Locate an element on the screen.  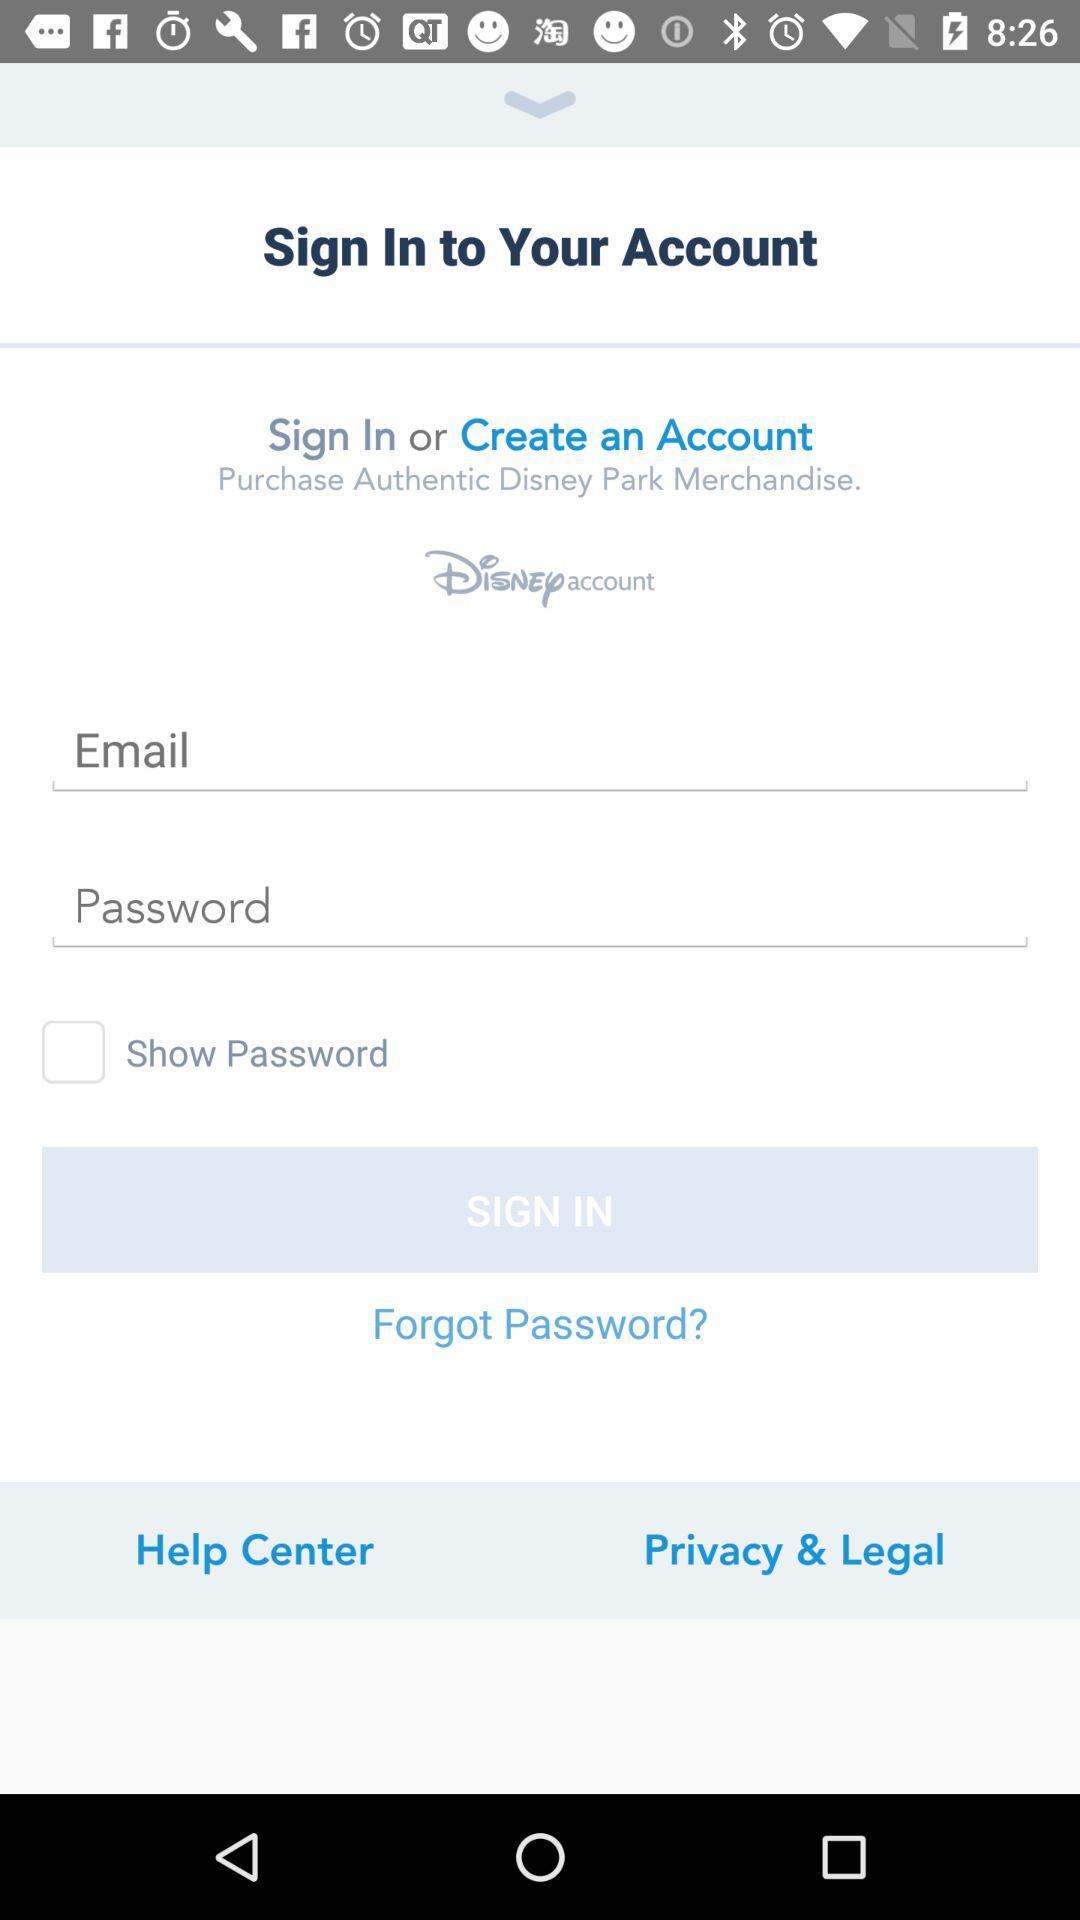
the icon below sign in is located at coordinates (540, 1343).